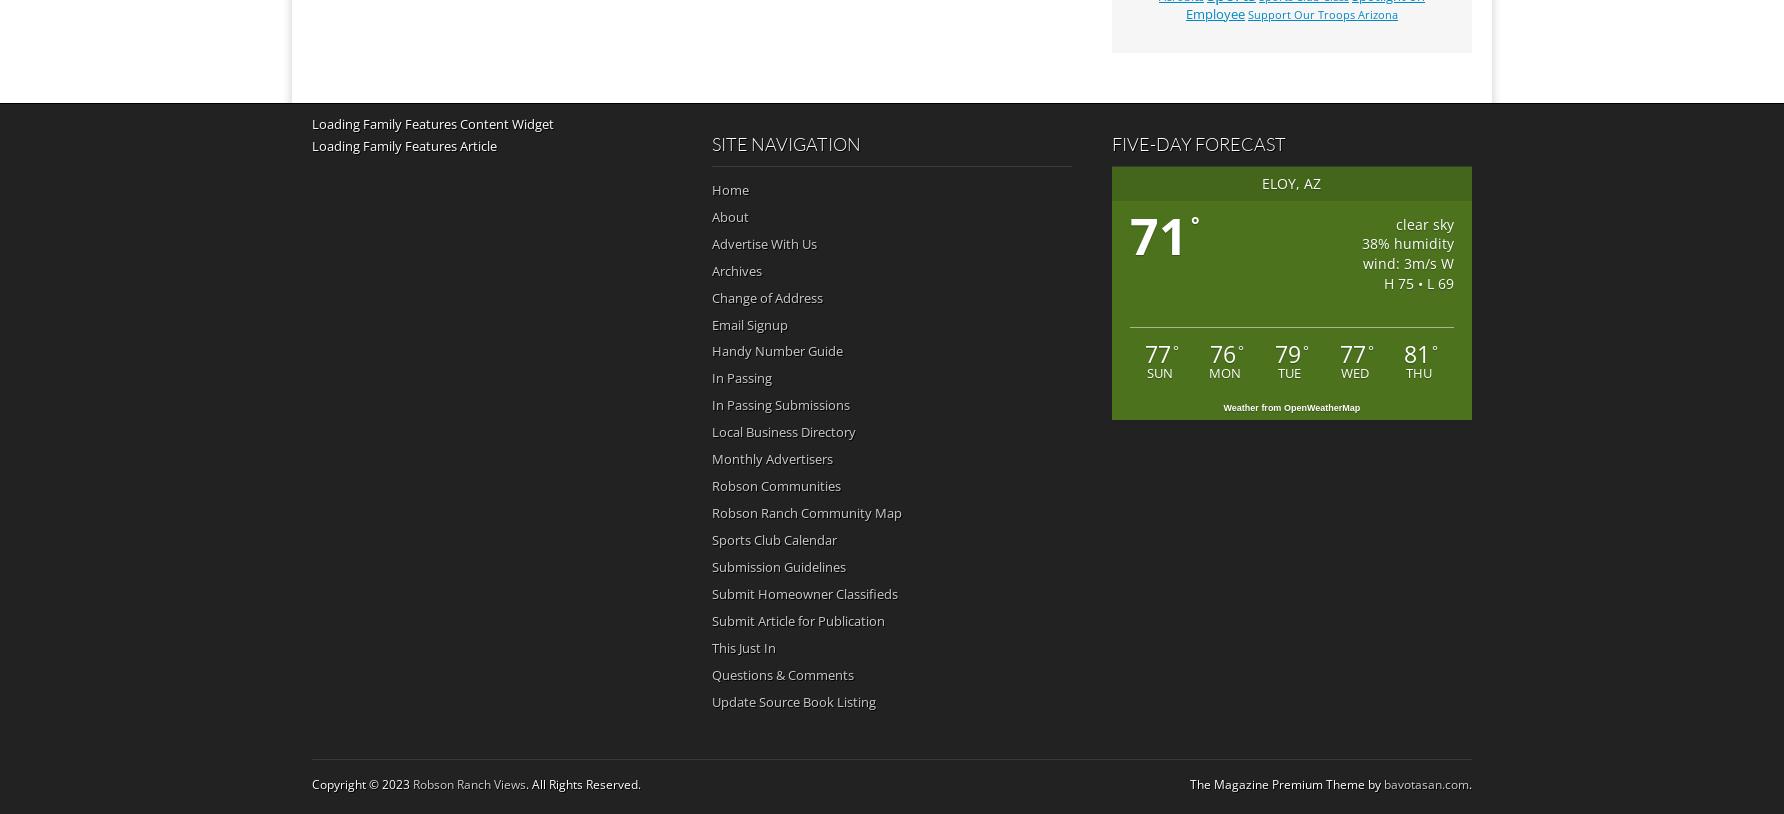 The image size is (1784, 814). I want to click on 'Site Navigation', so click(784, 142).